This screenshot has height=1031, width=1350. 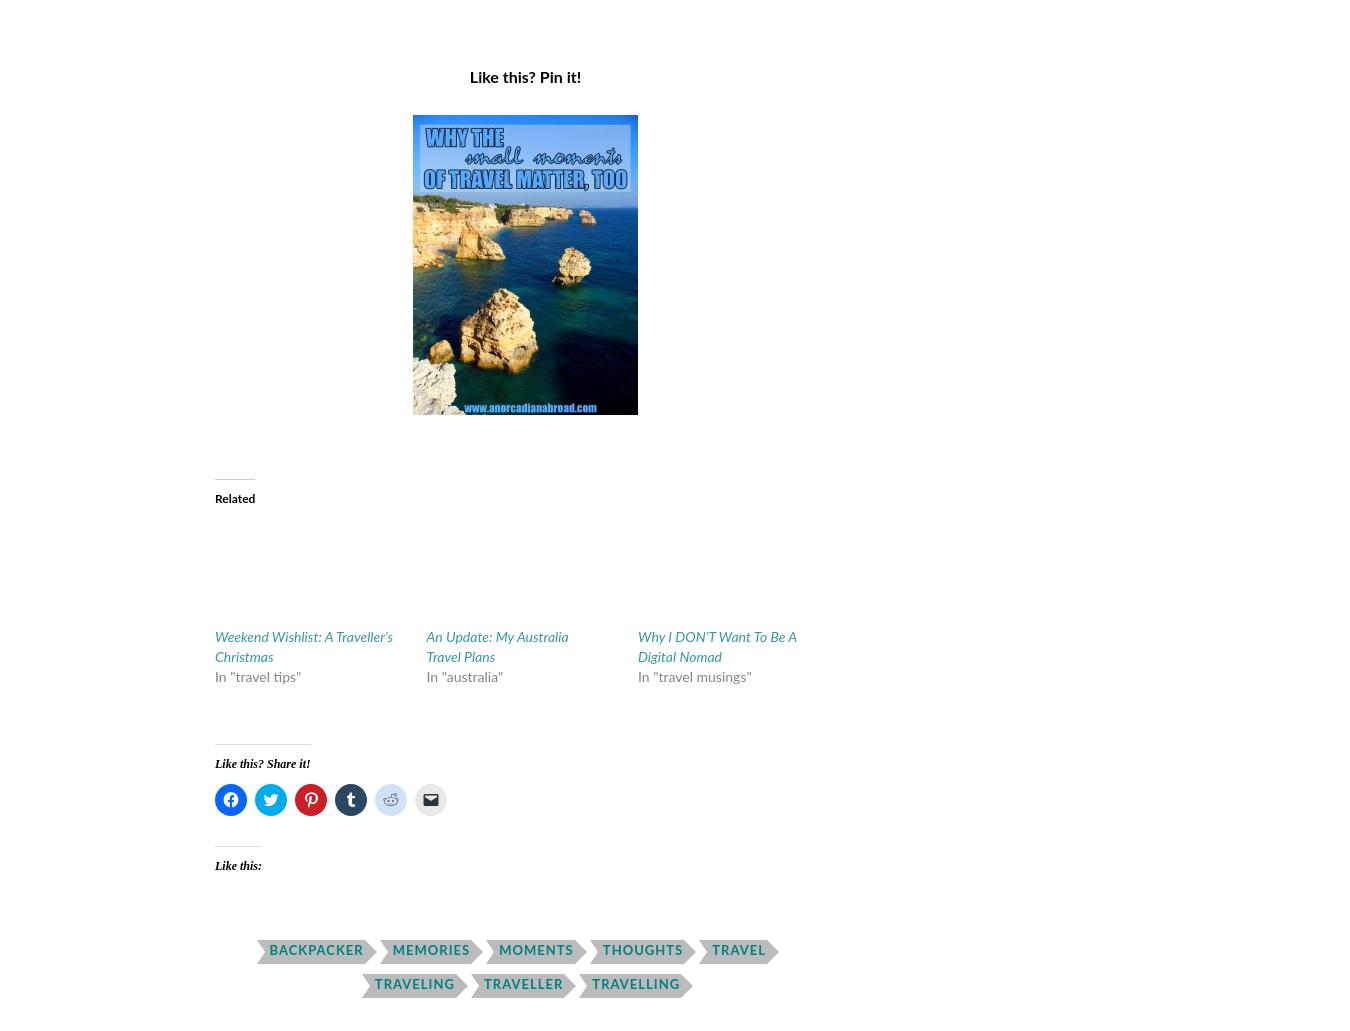 What do you see at coordinates (534, 949) in the screenshot?
I see `'moments'` at bounding box center [534, 949].